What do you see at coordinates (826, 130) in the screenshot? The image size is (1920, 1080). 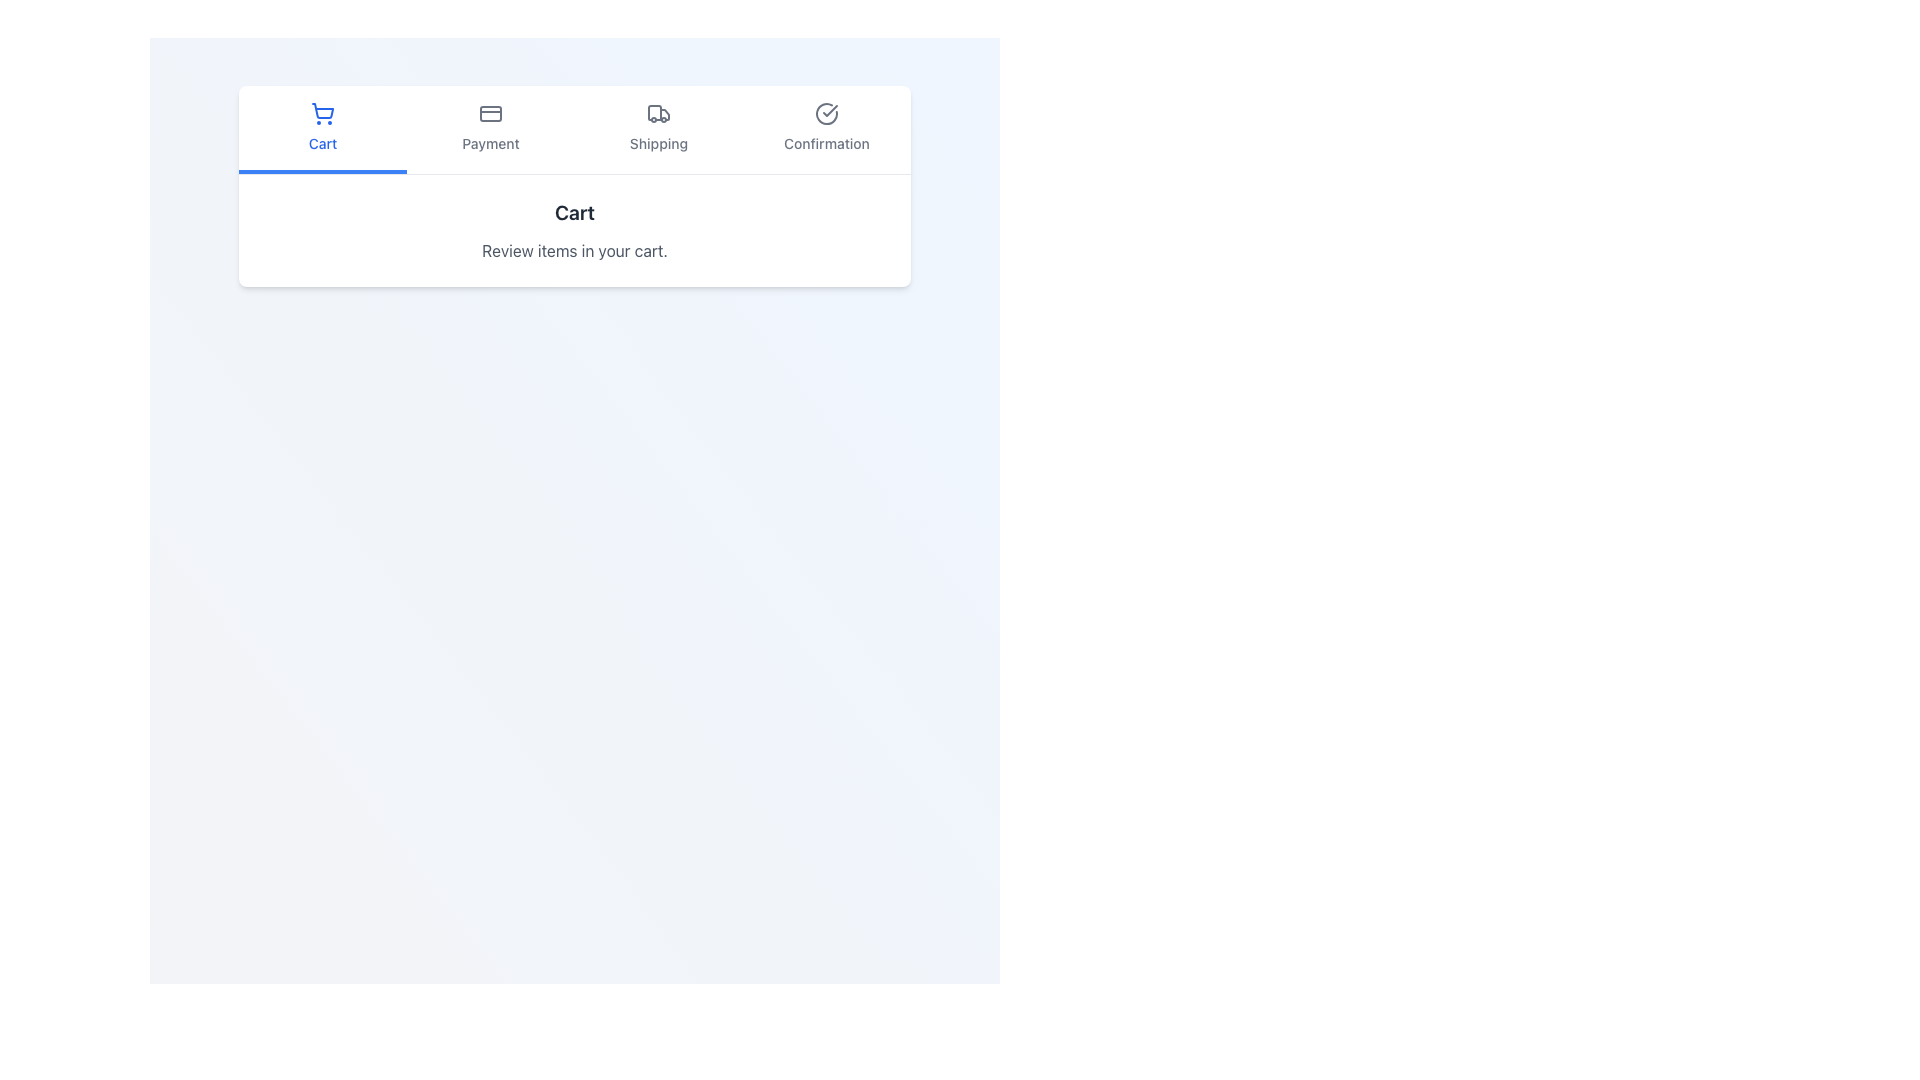 I see `the 'Confirmation' tab with a centered label and a circular checkmark icon` at bounding box center [826, 130].